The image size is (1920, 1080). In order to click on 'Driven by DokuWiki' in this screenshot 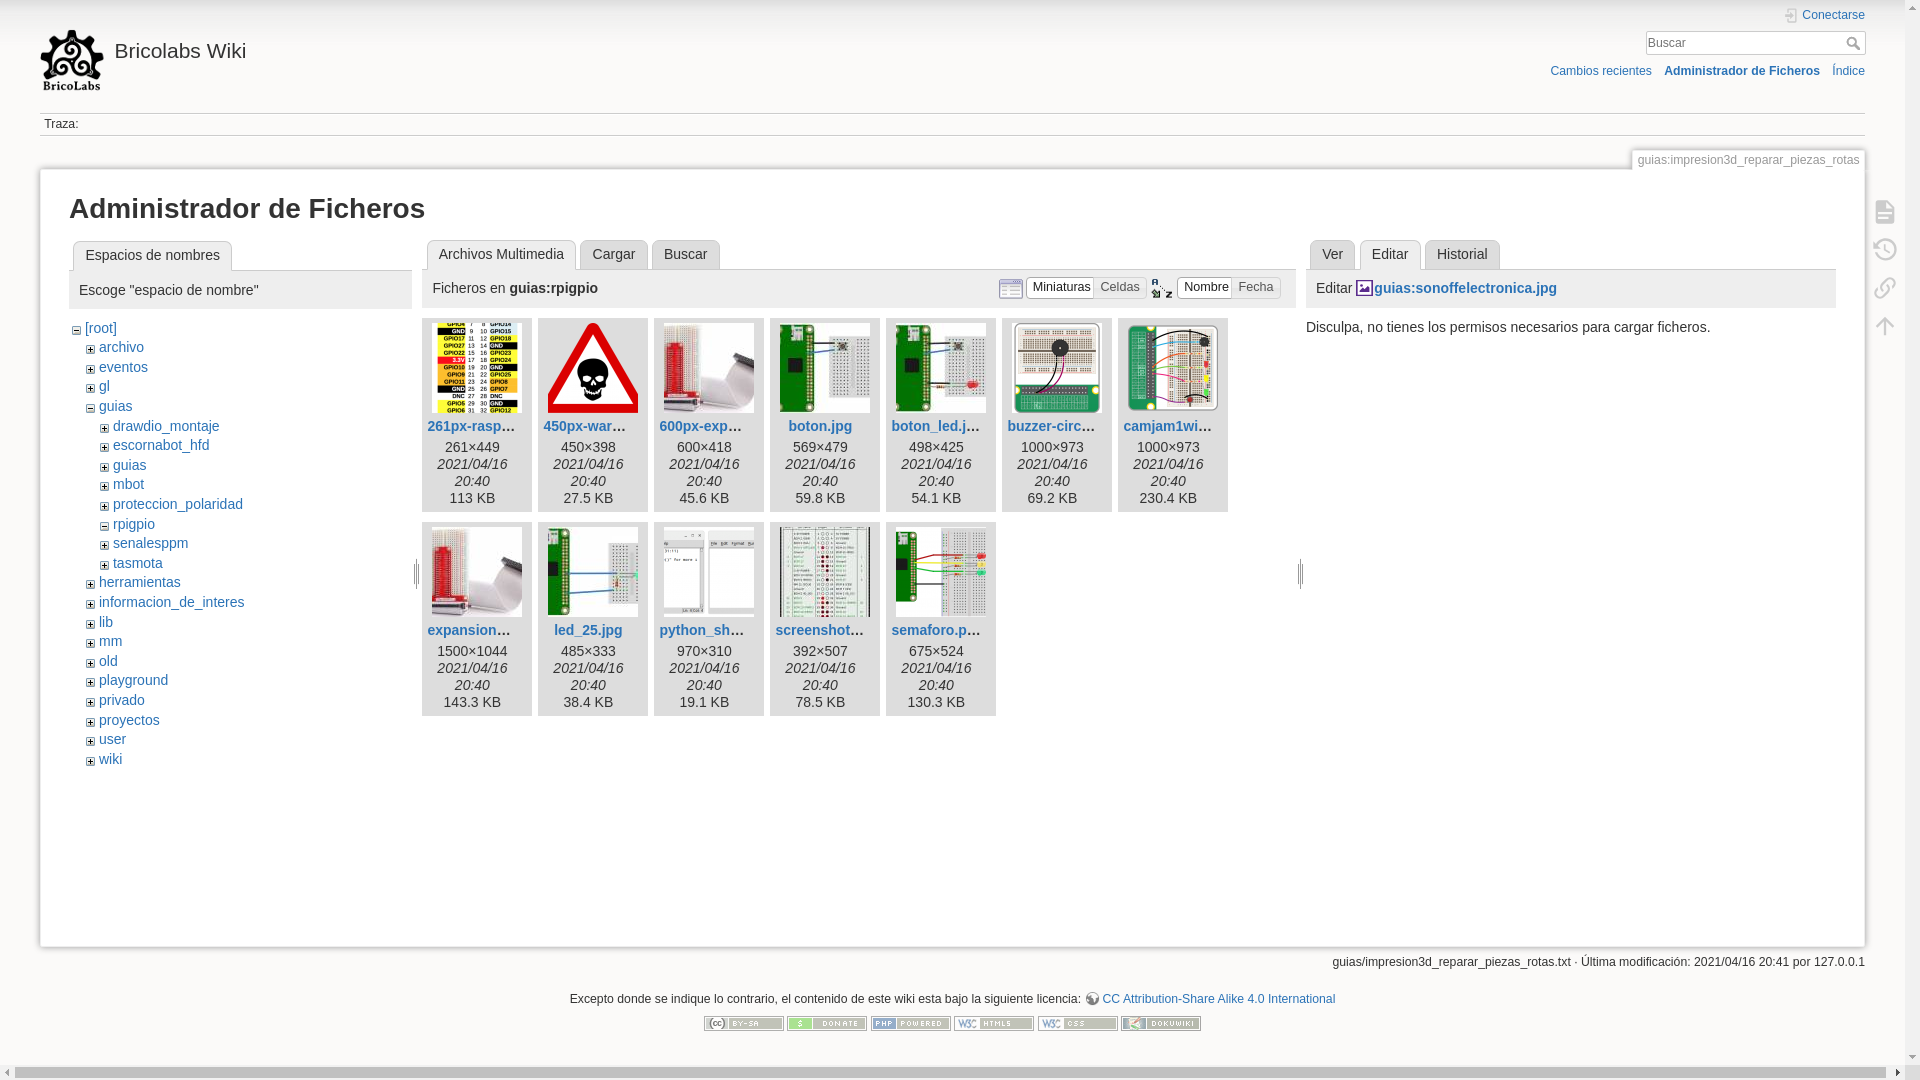, I will do `click(1161, 1022)`.